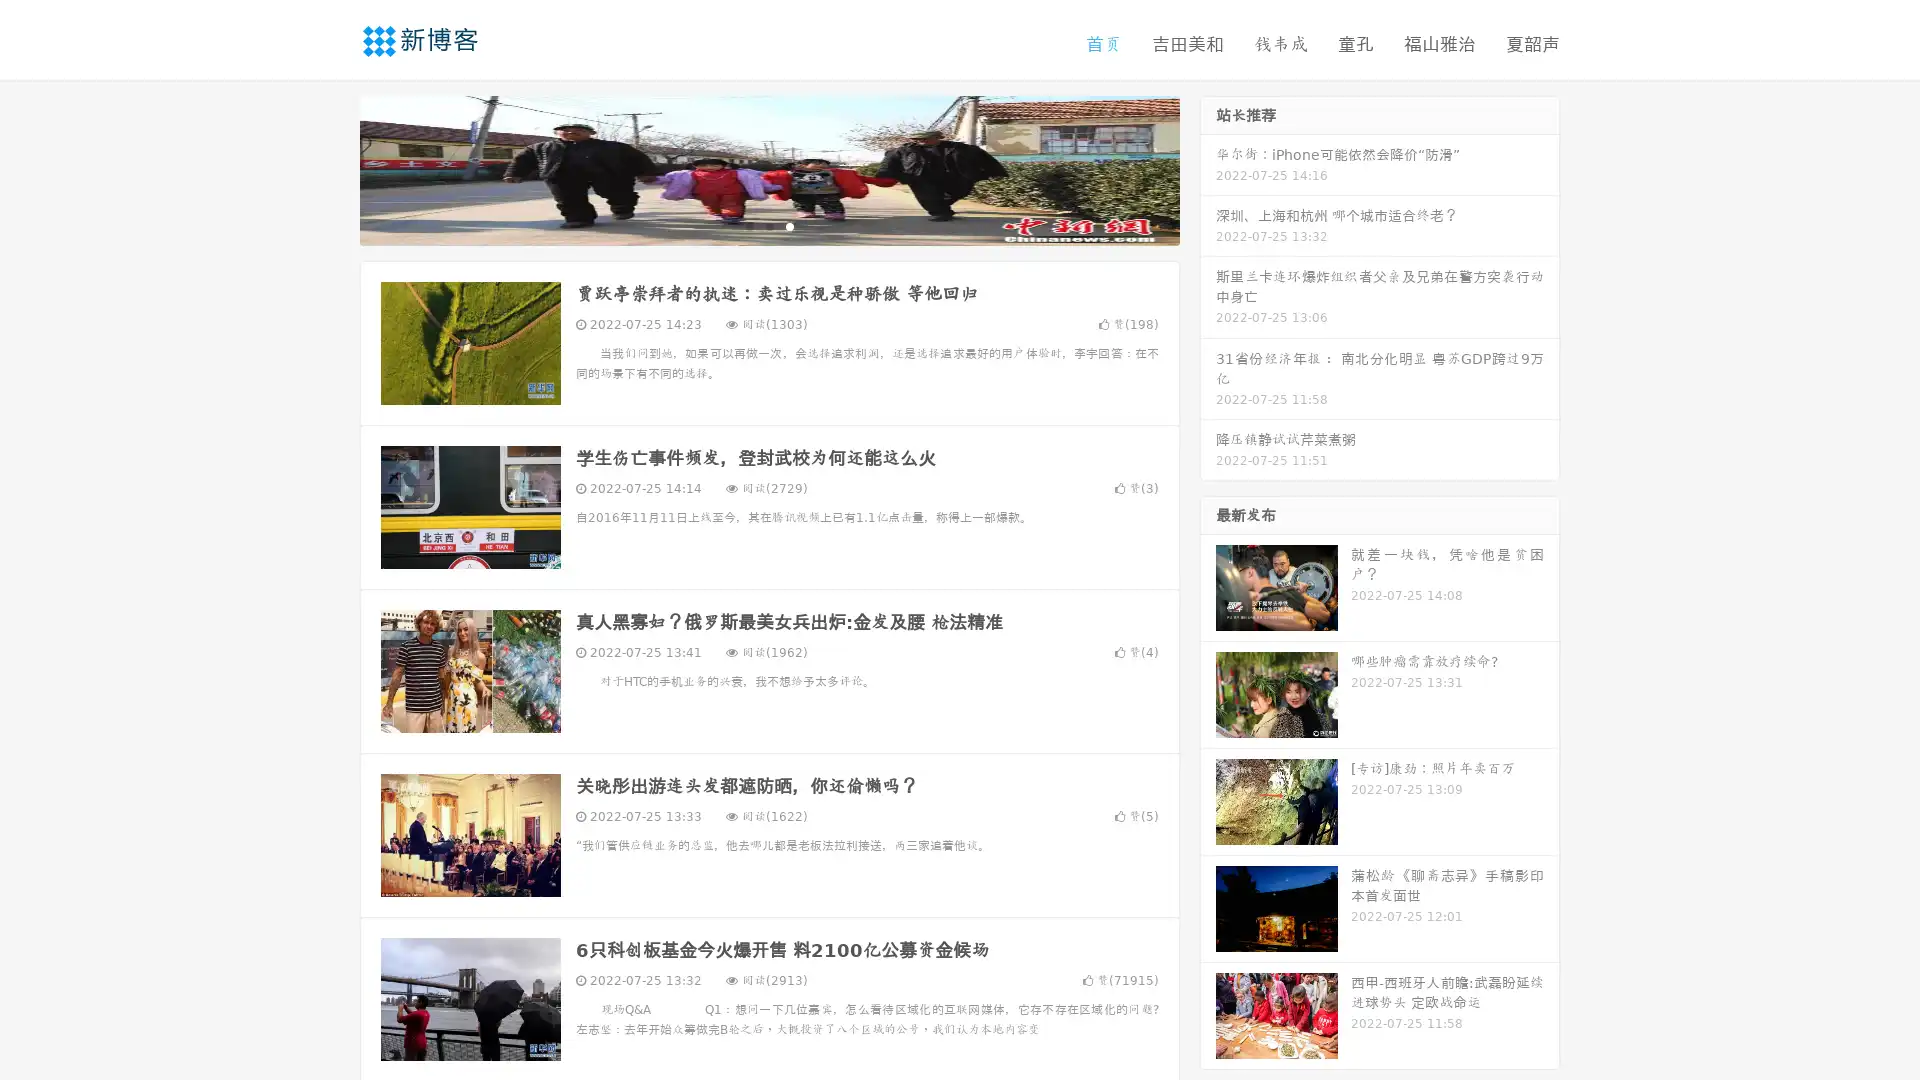 The height and width of the screenshot is (1080, 1920). Describe the element at coordinates (330, 168) in the screenshot. I see `Previous slide` at that location.